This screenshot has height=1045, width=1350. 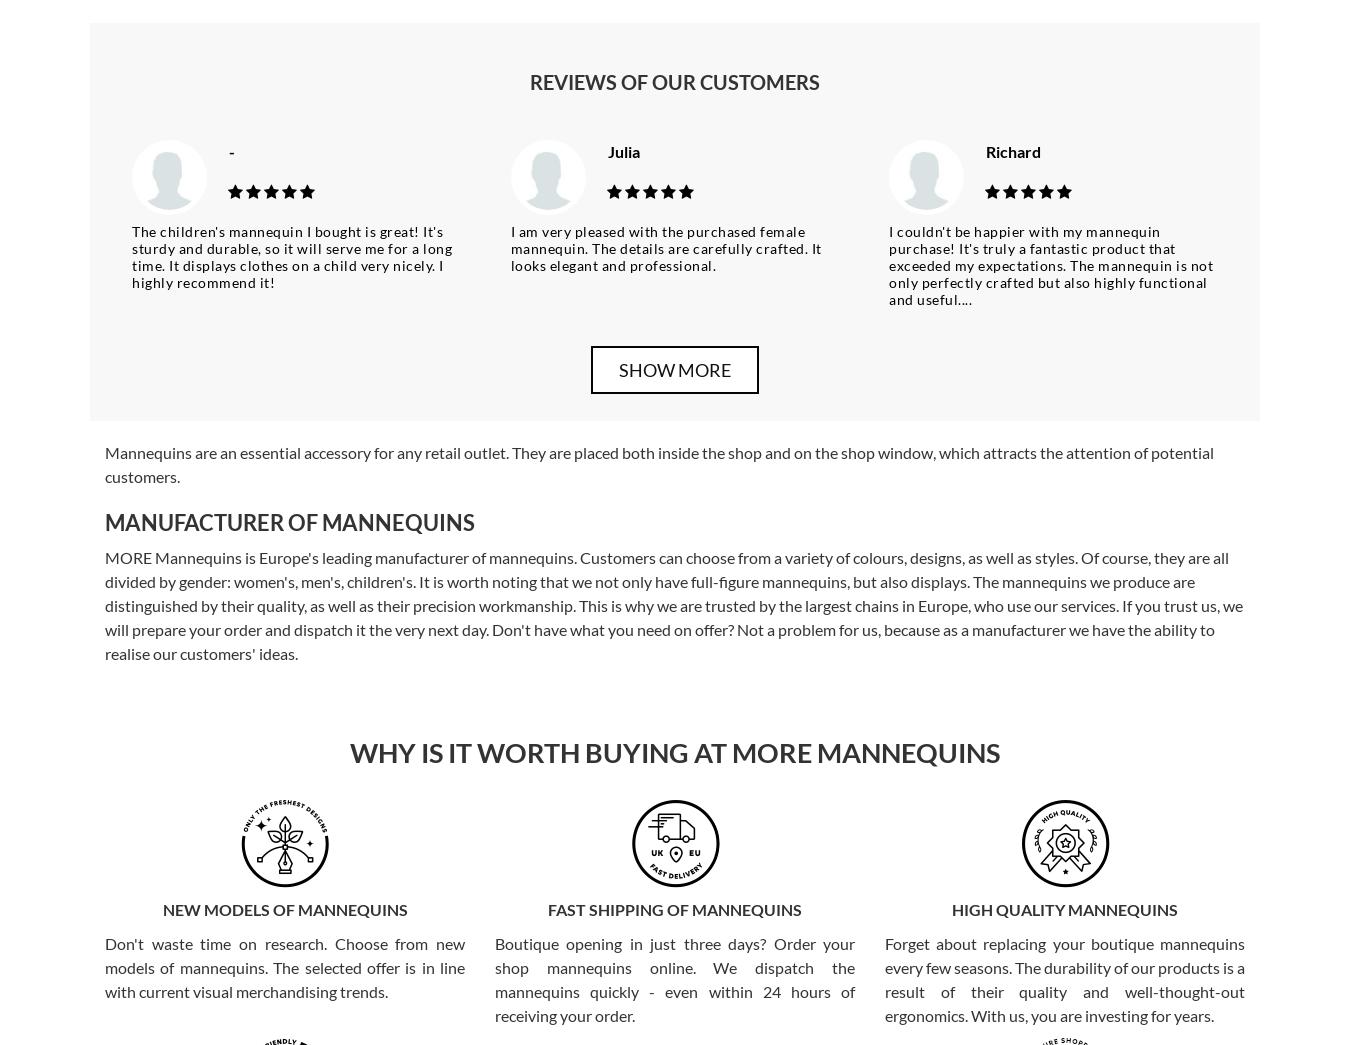 What do you see at coordinates (674, 604) in the screenshot?
I see `'MORE Mannequins is Europe's leading manufacturer of mannequins. Customers can choose from a variety of colours, designs, as well as styles. Of course, they are all divided by gender: women's, men's, children's. It is worth noting that we not only have full-figure mannequins, but also displays. The mannequins we produce are distinguished by their quality, as well as their precision workmanship. This is why we are trusted by the largest chains in Europe, who use our services. If you trust us, we will prepare your order and dispatch it the very next day. Don't have what you need on offer? Not a problem for us, because as a manufacturer we have the ability to realise our customers' ideas.'` at bounding box center [674, 604].